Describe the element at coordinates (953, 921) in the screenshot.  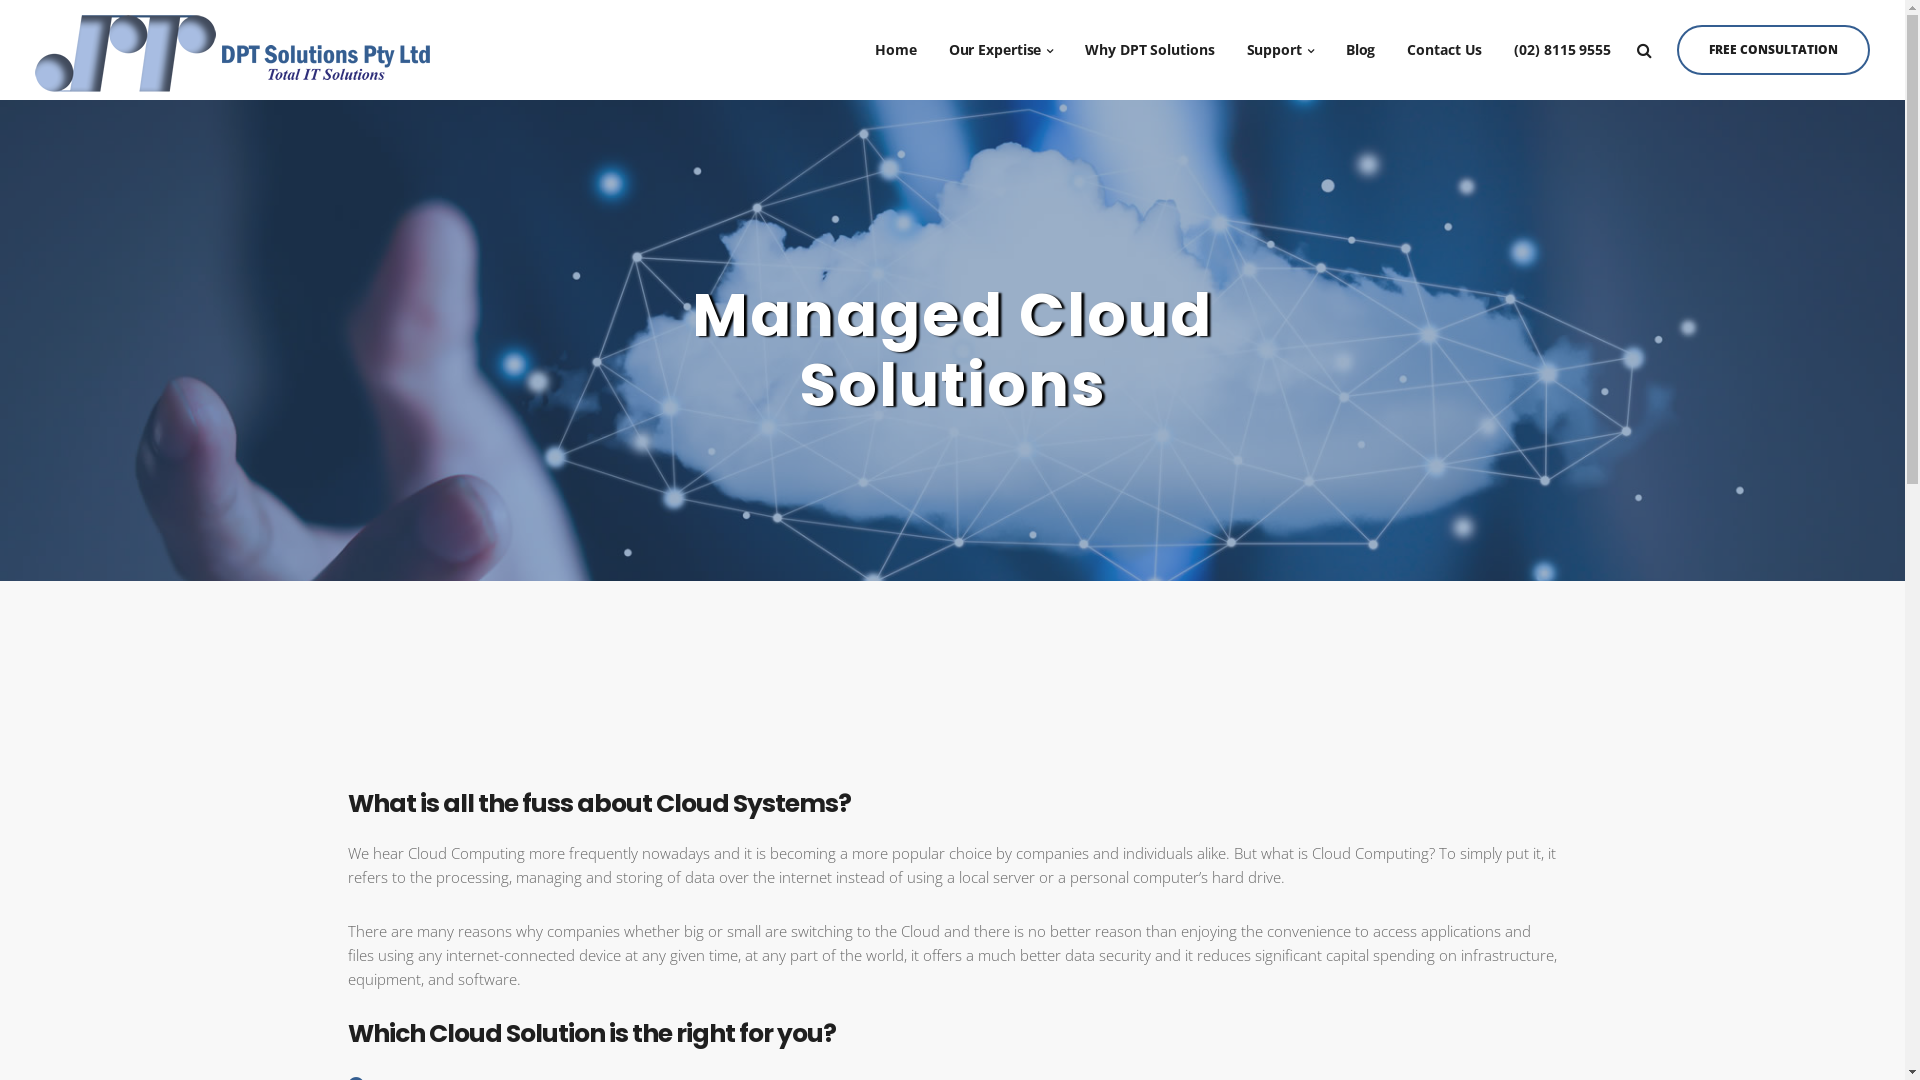
I see `'CLICK HERE'` at that location.